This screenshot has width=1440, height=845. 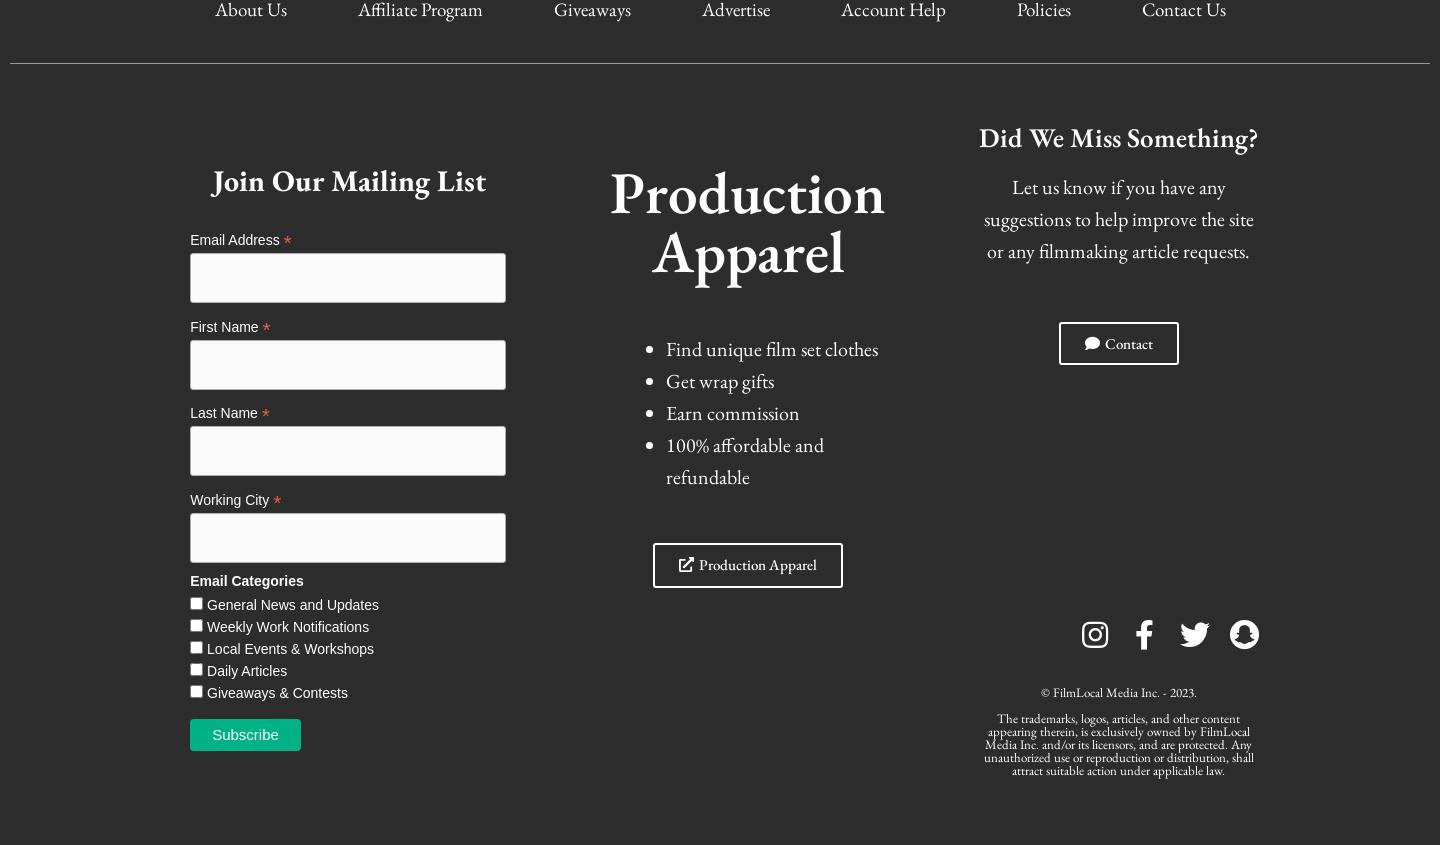 What do you see at coordinates (757, 563) in the screenshot?
I see `'Production Apparel'` at bounding box center [757, 563].